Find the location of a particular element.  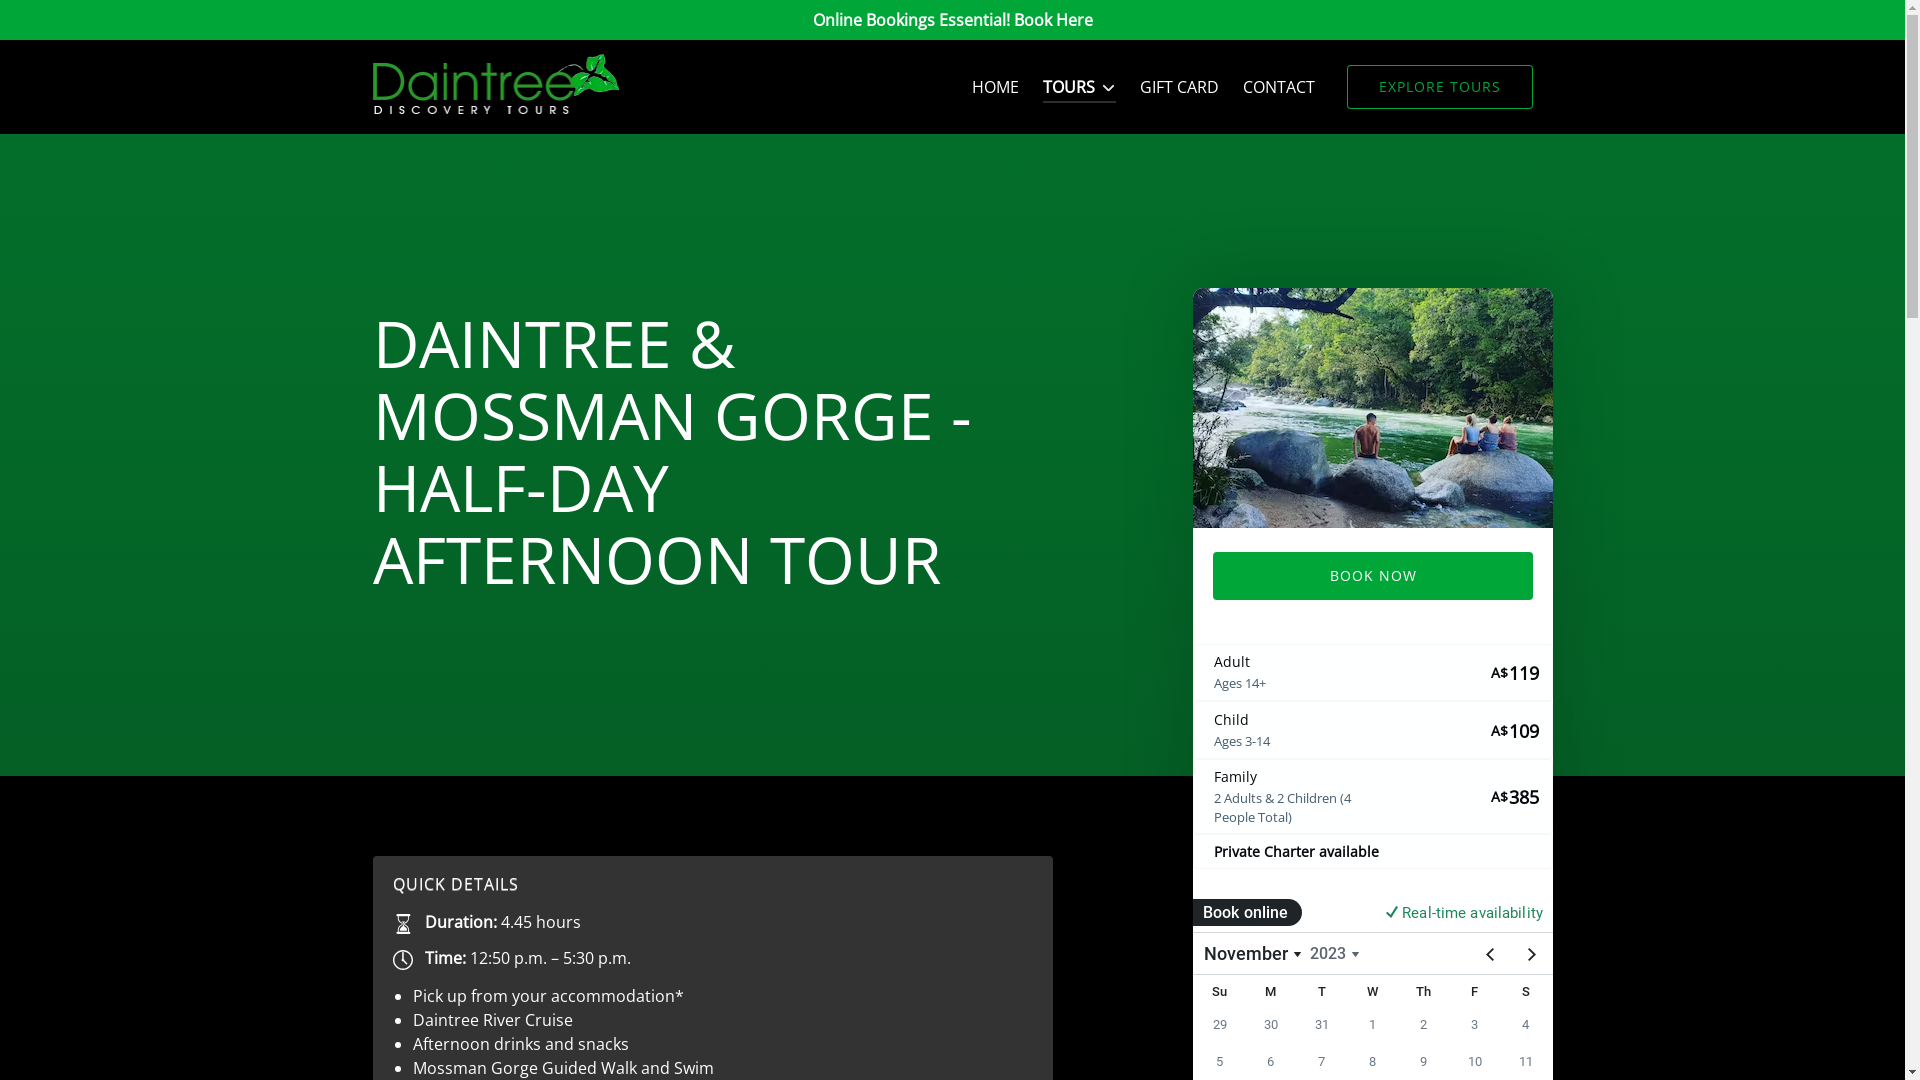

'CONTACT' is located at coordinates (1276, 86).